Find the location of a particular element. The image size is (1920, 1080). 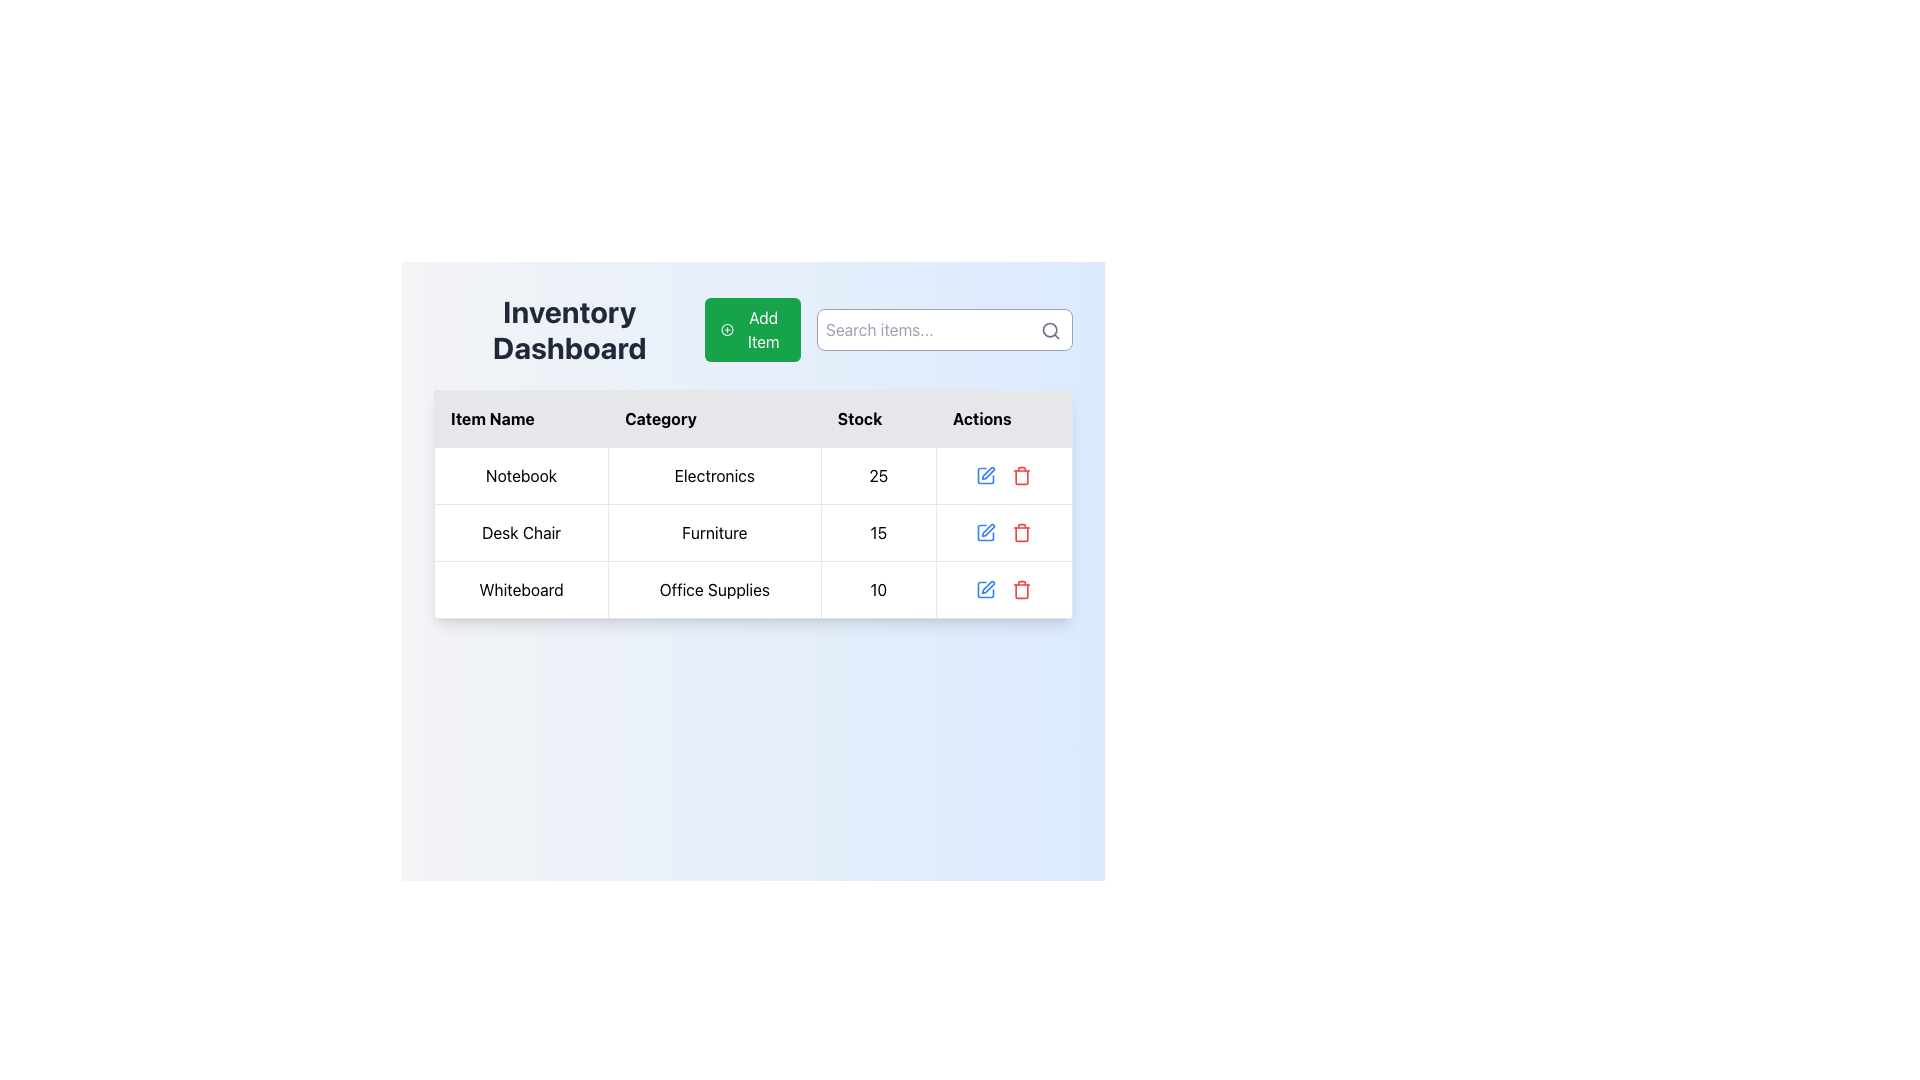

the blue pen icon in the 'Actions' column of the first row of the inventory table to initiate editing the corresponding inventory entry for 'Notebook' is located at coordinates (986, 475).